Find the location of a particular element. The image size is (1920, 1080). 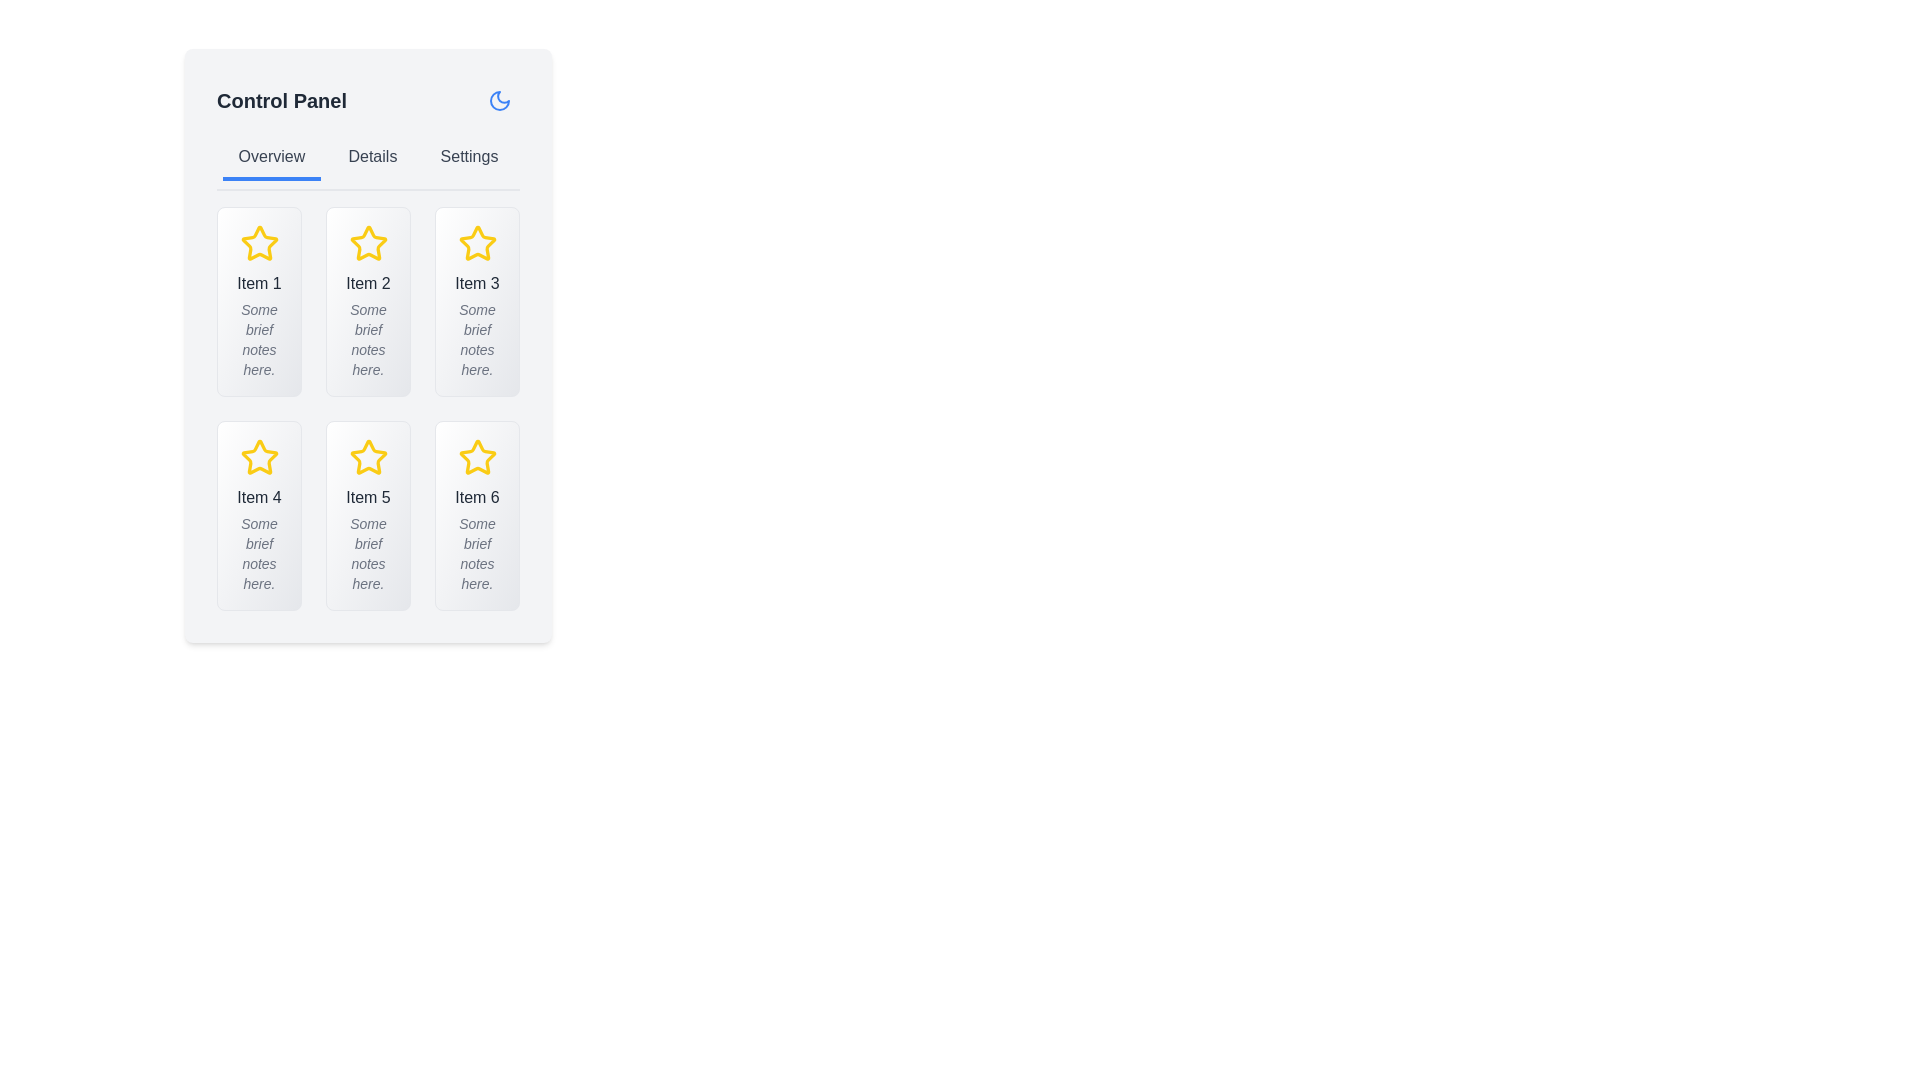

the blue crescent moon icon button located in the top-right corner of the interface is located at coordinates (499, 100).